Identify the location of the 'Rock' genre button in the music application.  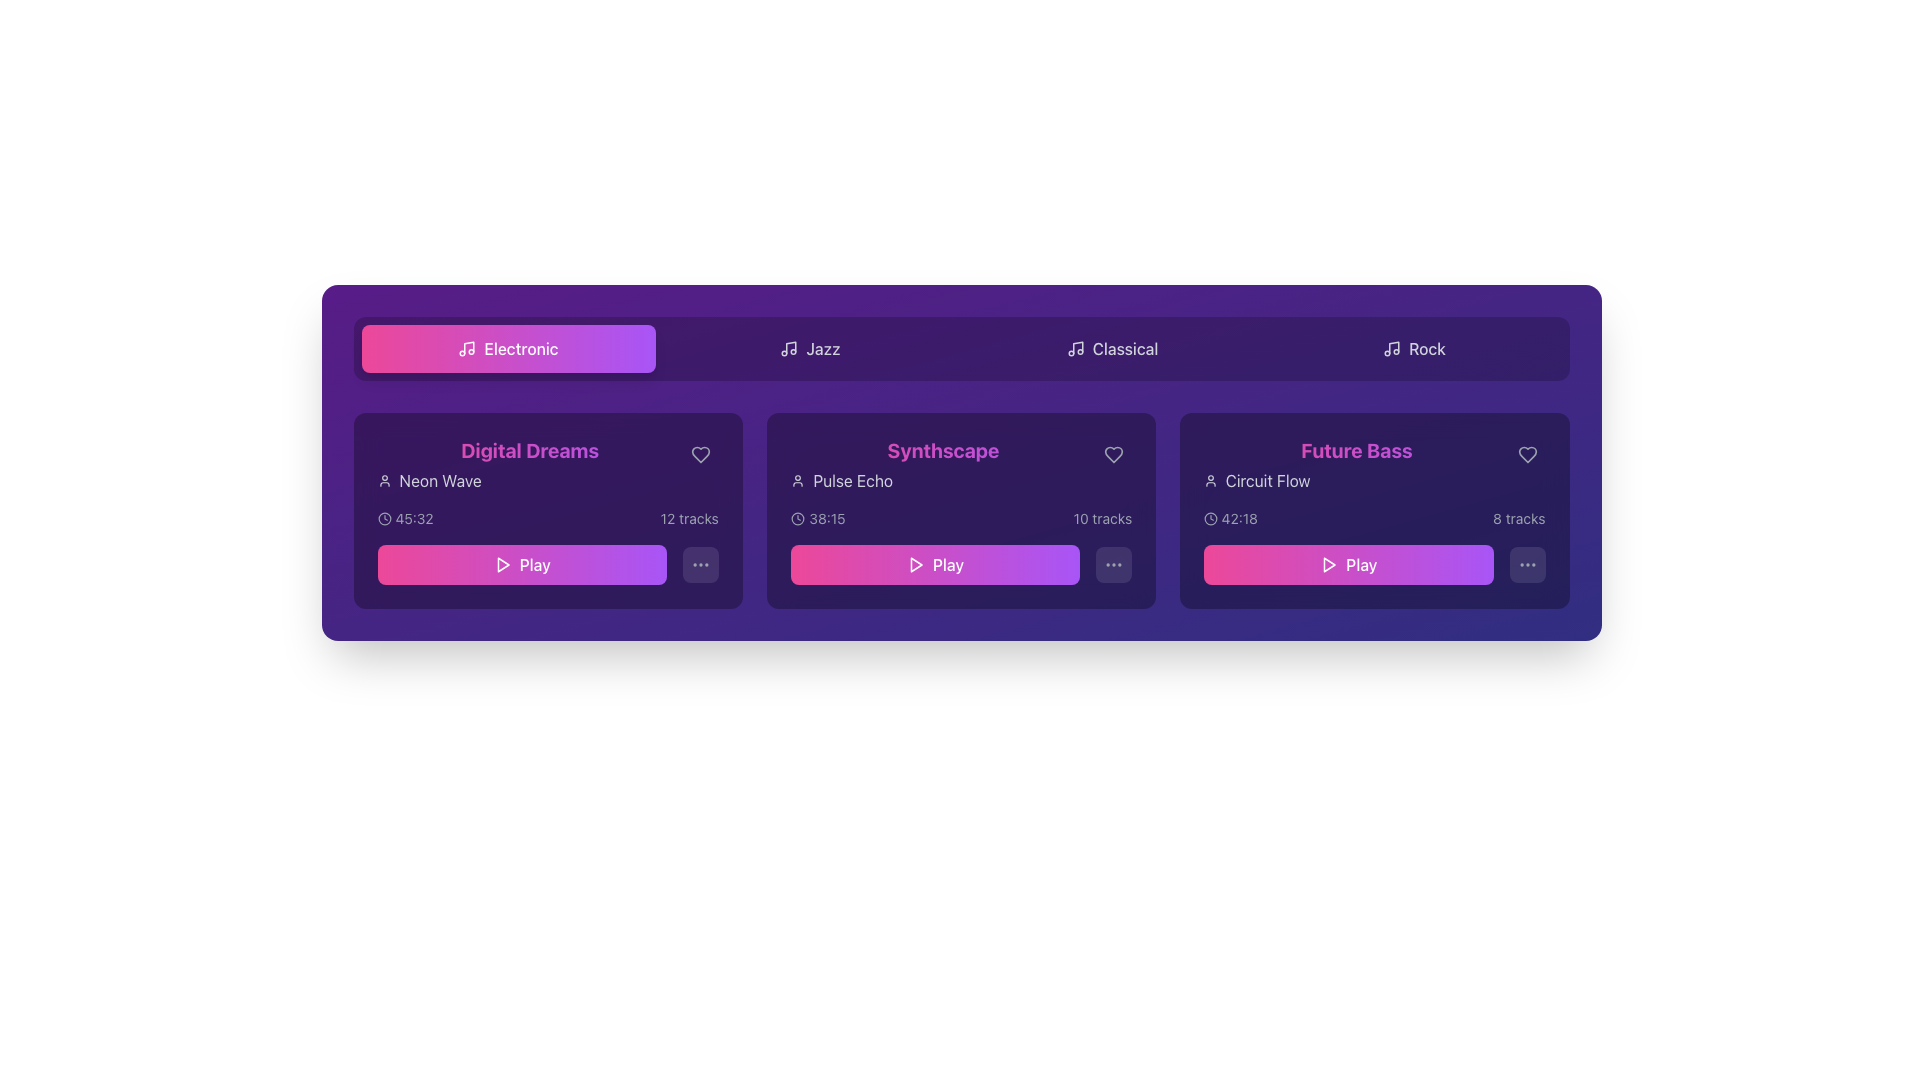
(1413, 347).